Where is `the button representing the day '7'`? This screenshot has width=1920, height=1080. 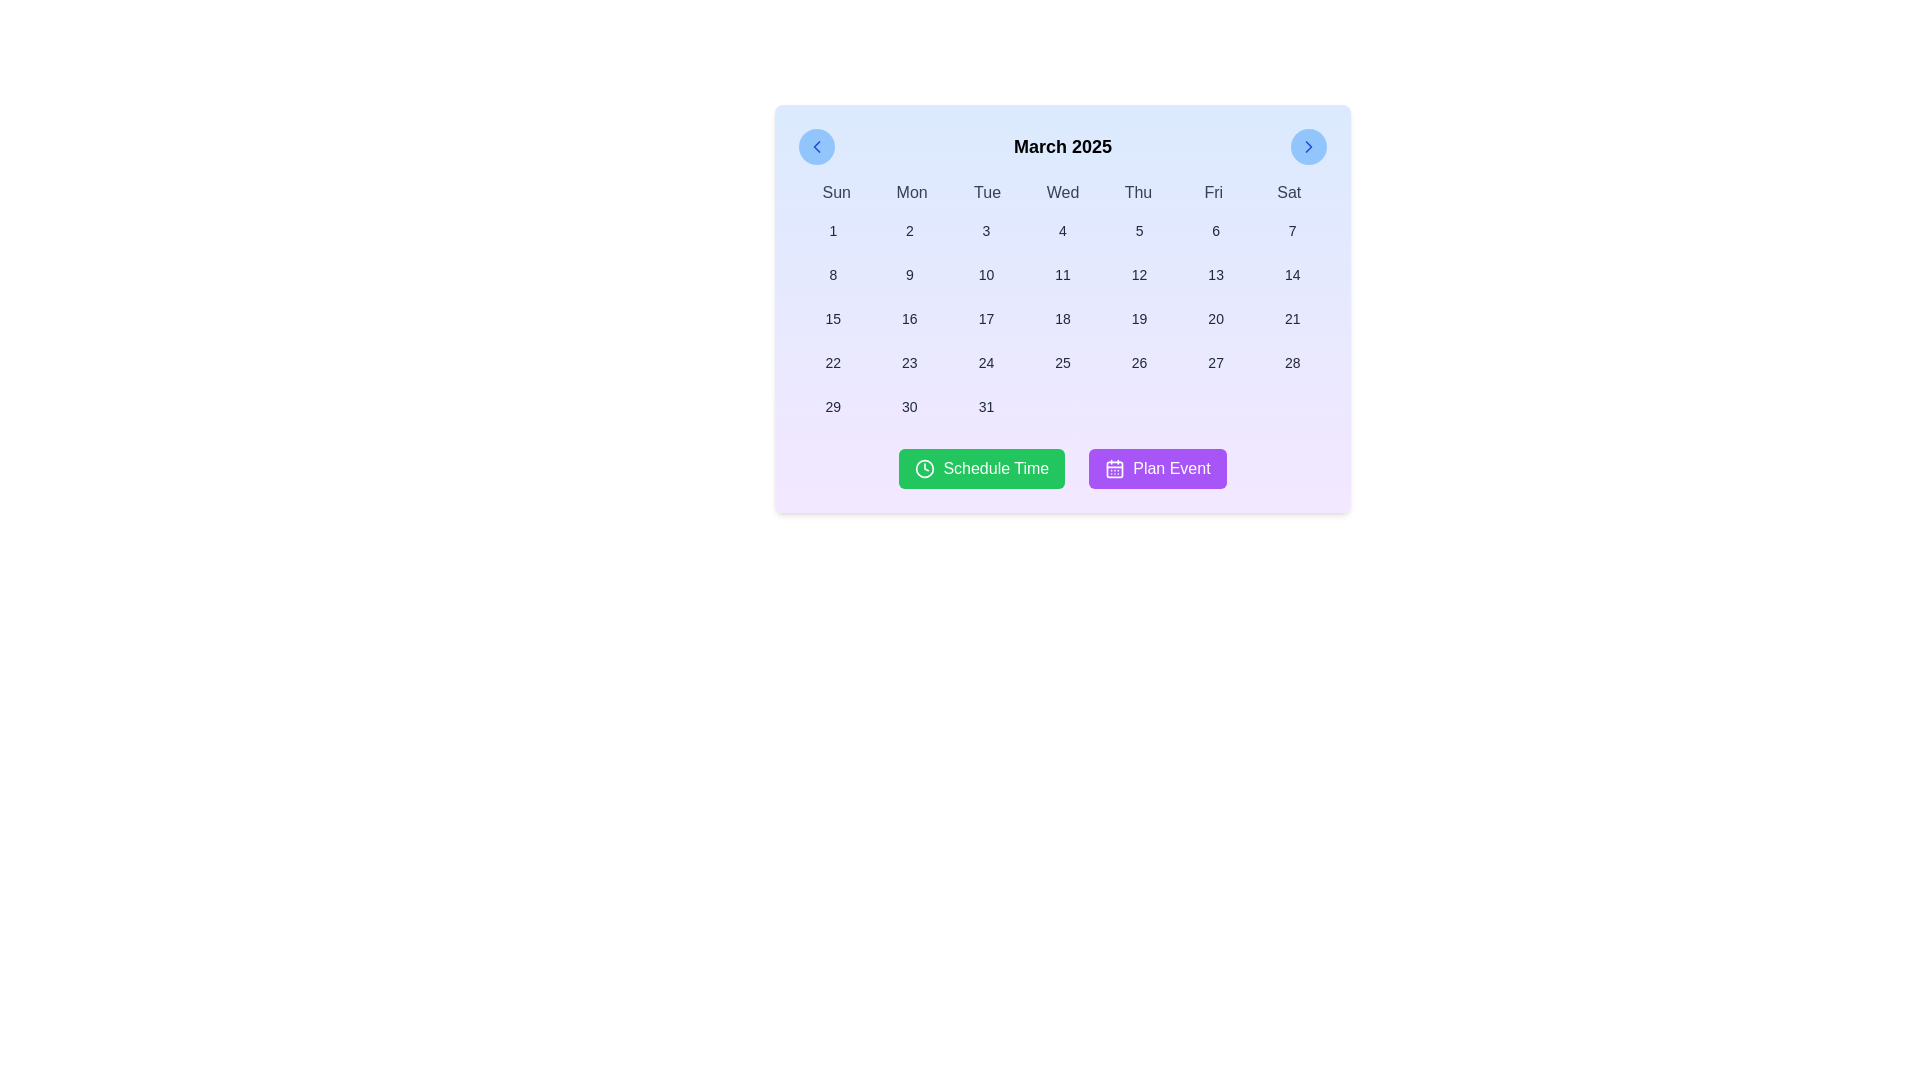 the button representing the day '7' is located at coordinates (1292, 230).